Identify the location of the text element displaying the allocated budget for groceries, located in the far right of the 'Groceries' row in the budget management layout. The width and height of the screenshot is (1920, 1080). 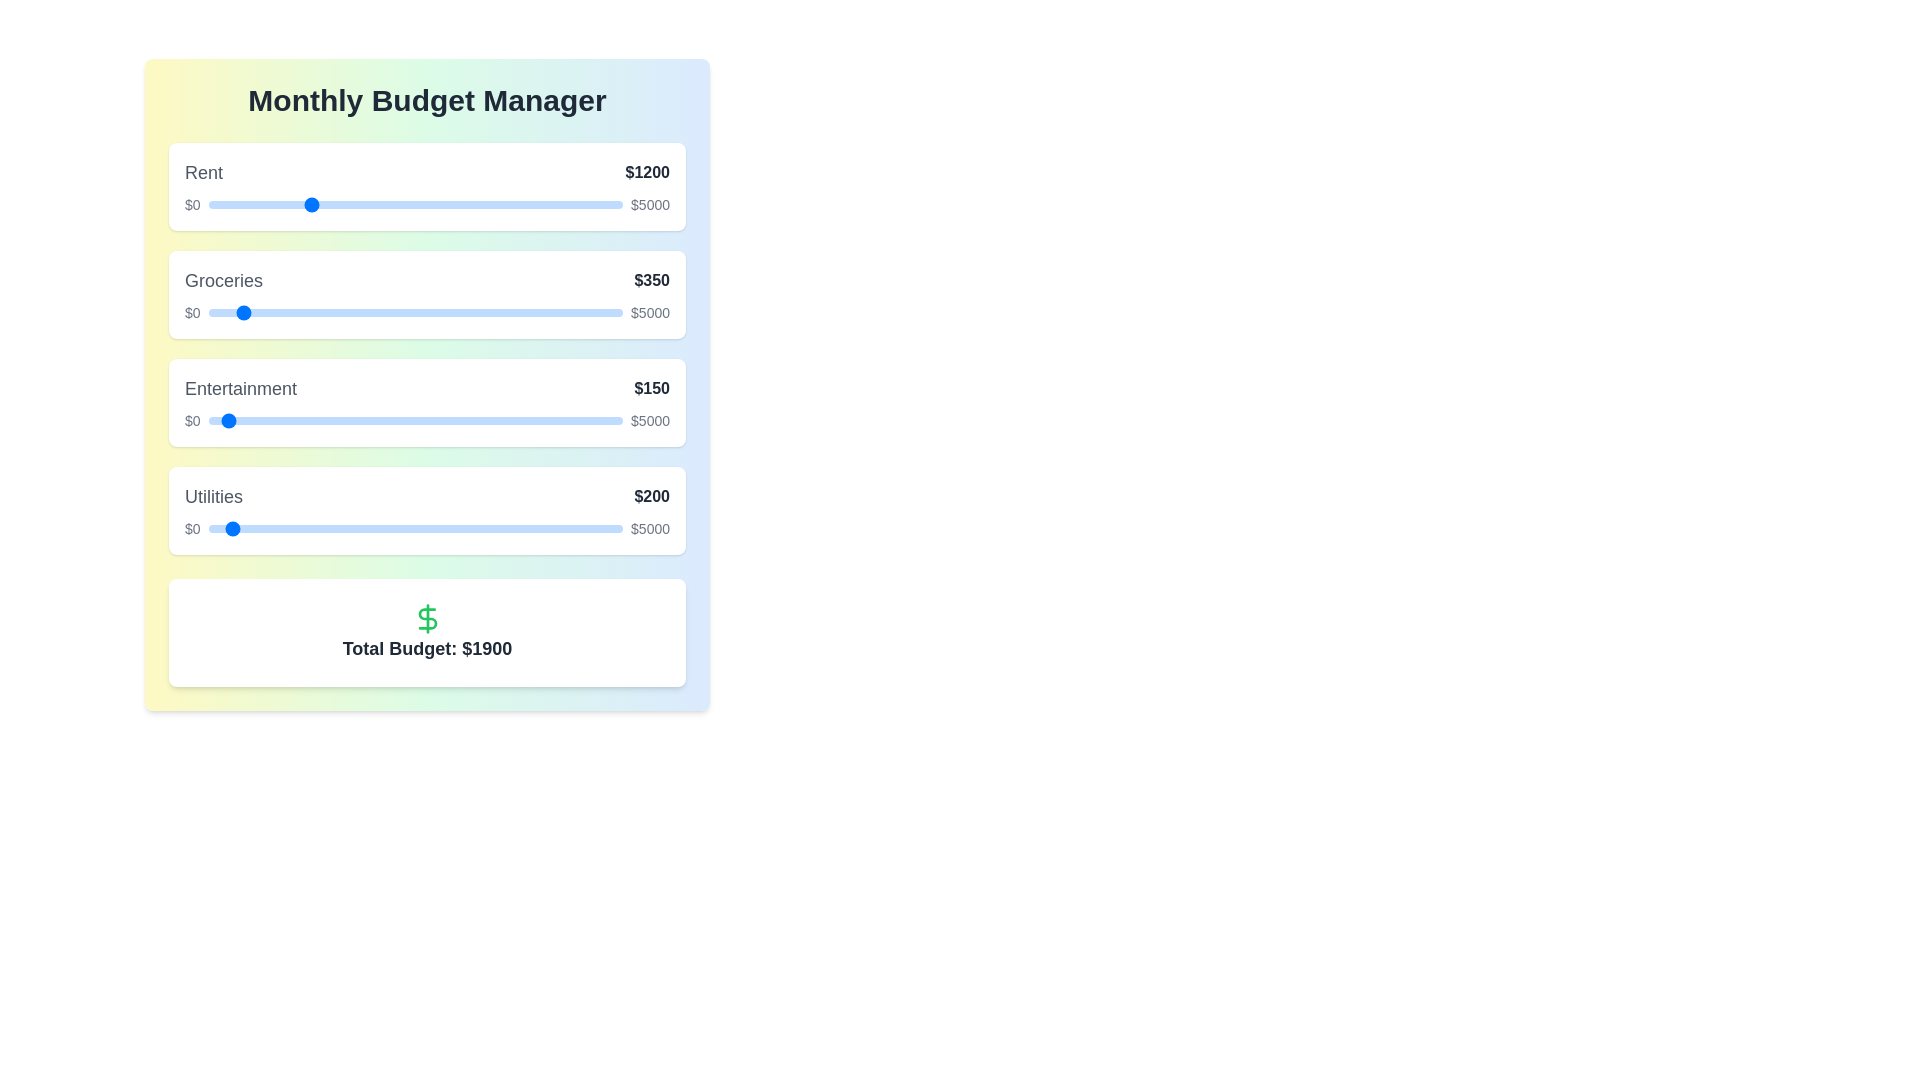
(652, 281).